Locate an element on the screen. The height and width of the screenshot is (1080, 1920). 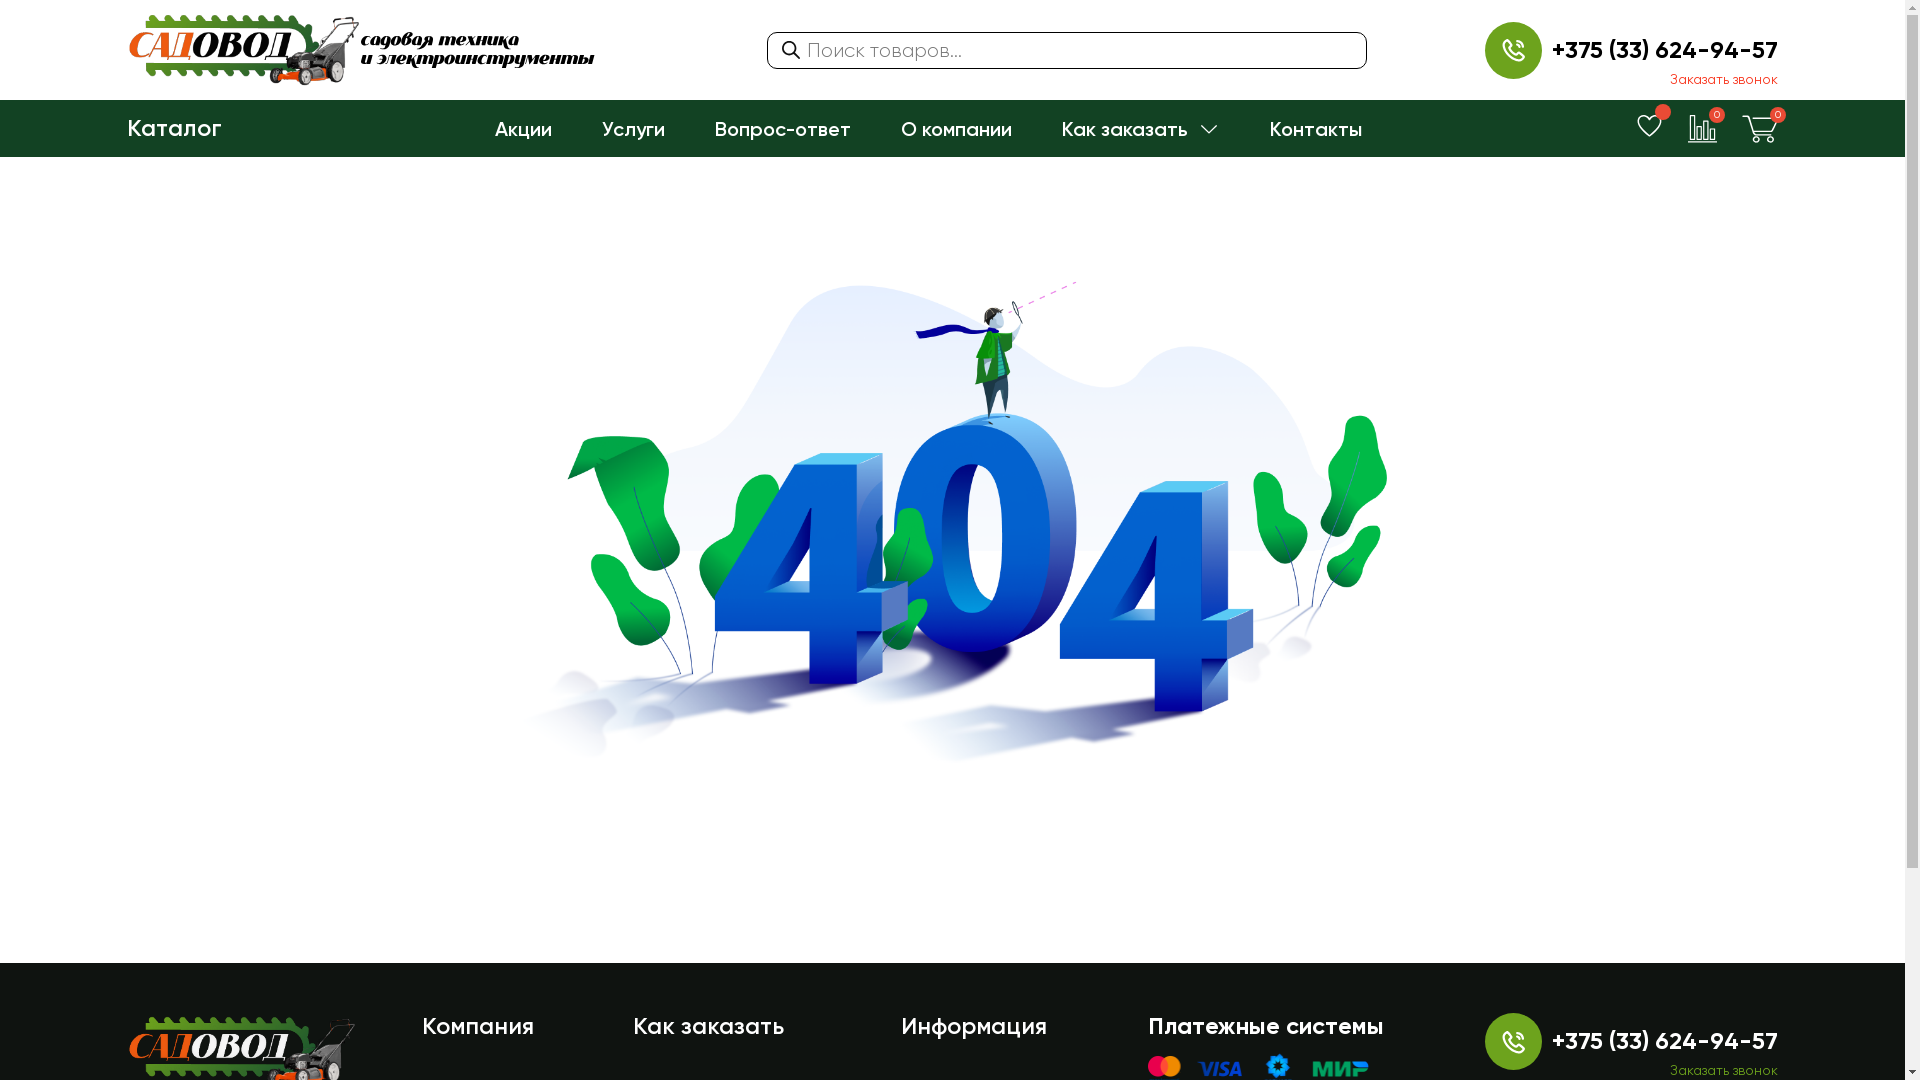
'0' is located at coordinates (1760, 127).